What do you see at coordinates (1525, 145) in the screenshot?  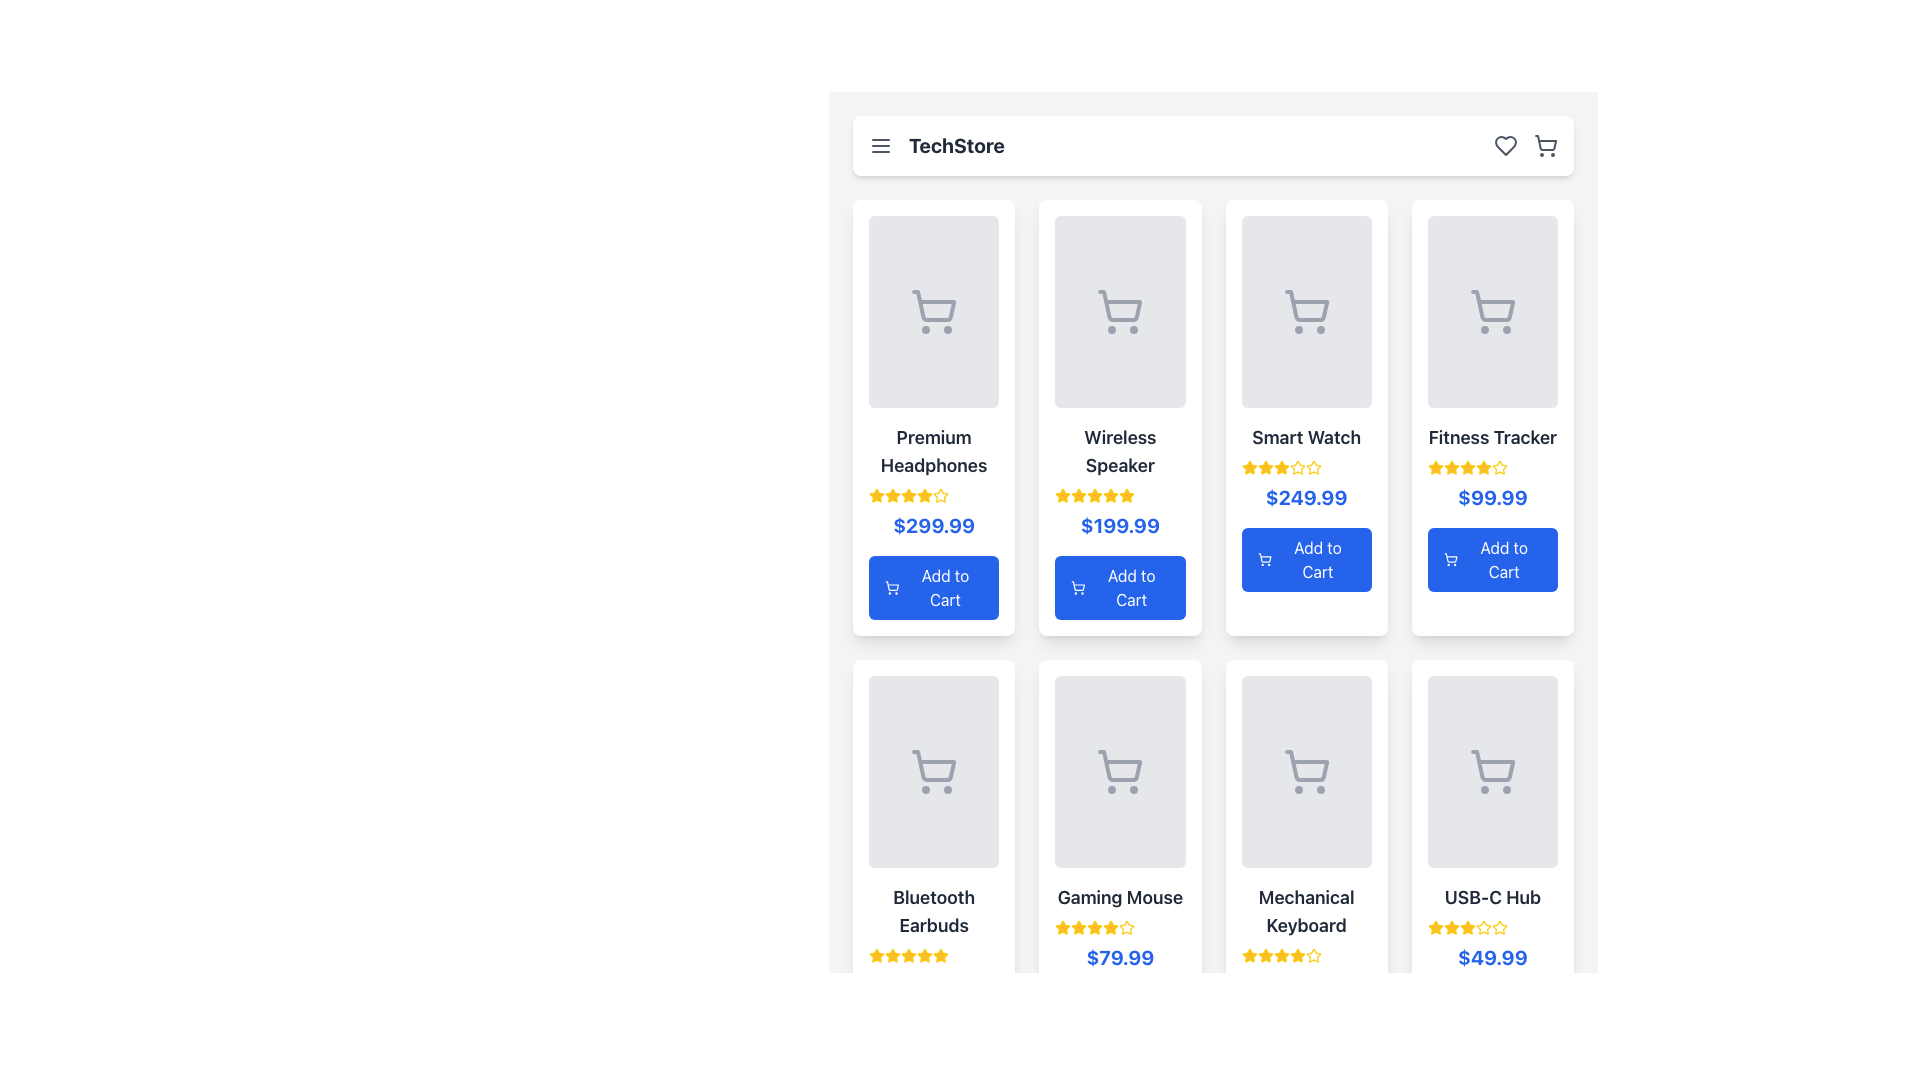 I see `the heart icon in the icon group located in the top-right corner of the navigation bar to interact with the favorites functionality` at bounding box center [1525, 145].